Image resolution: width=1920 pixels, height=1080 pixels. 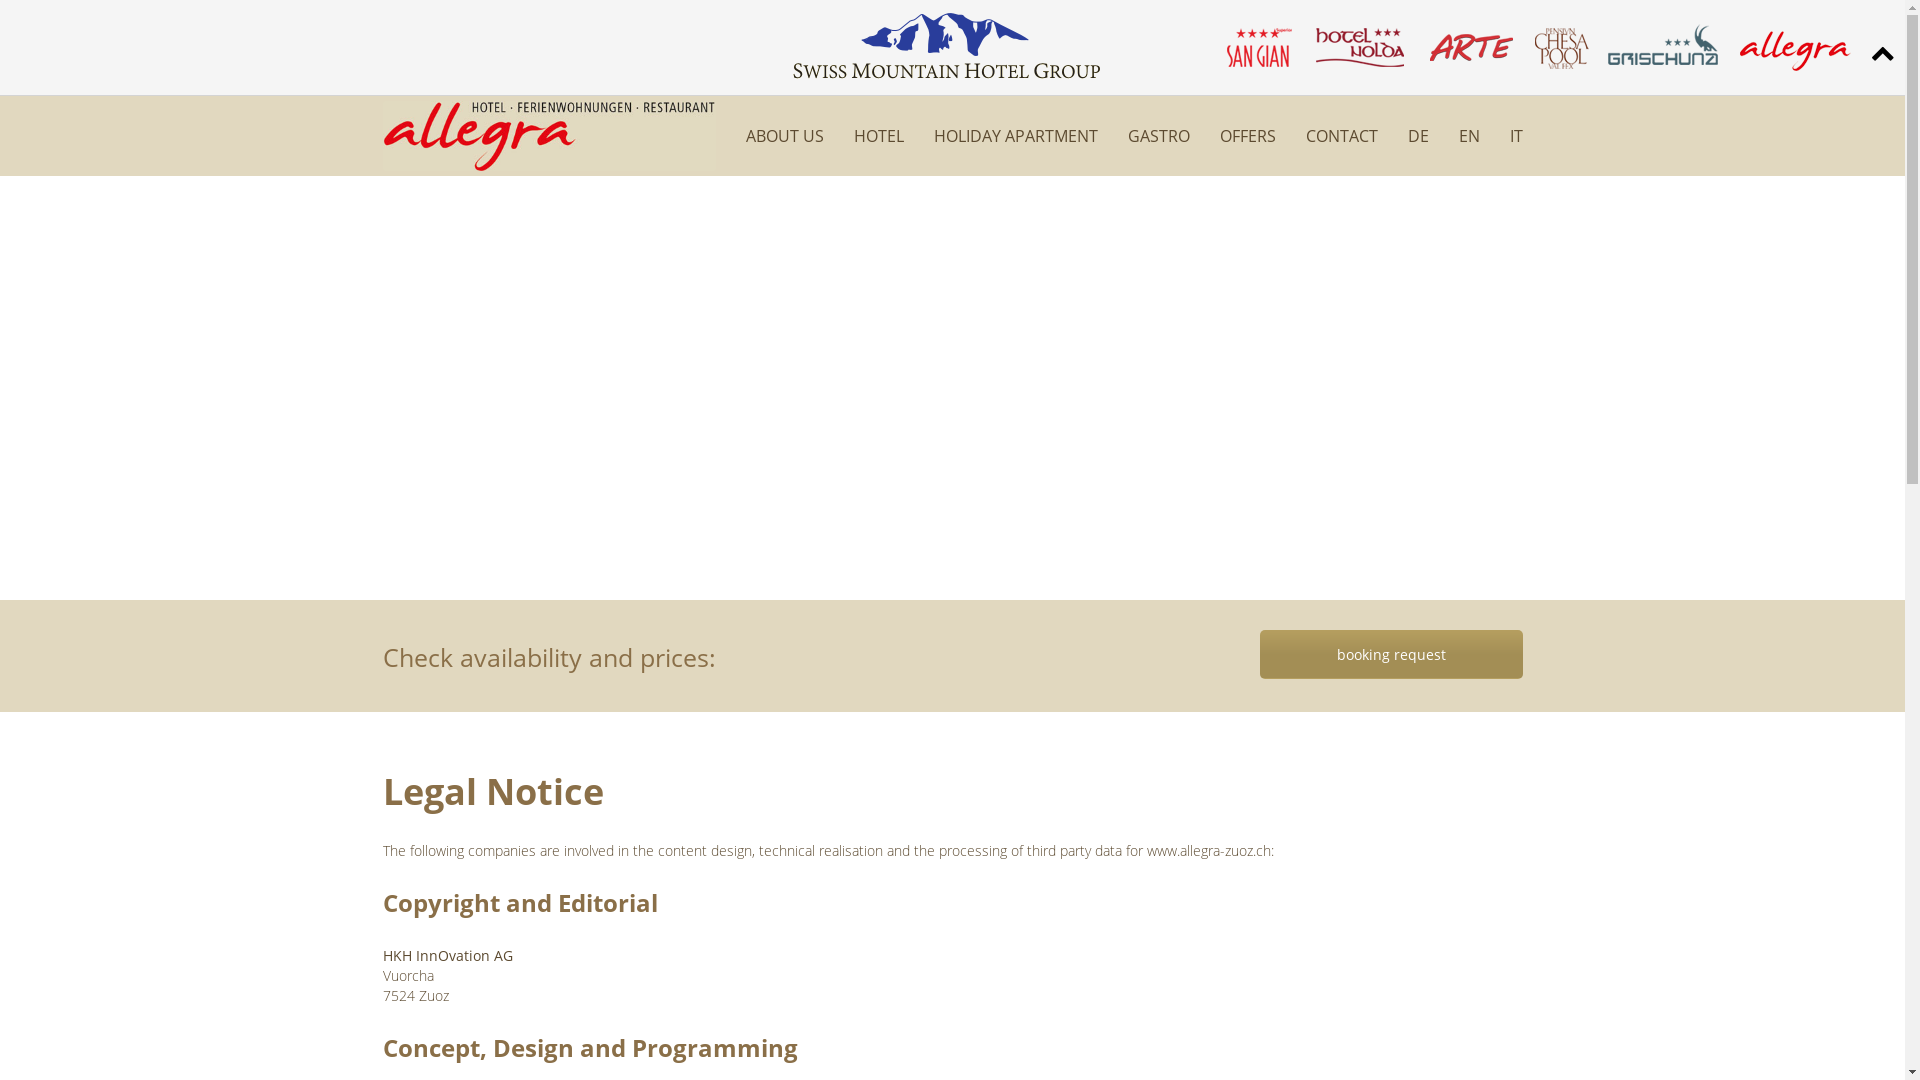 I want to click on 'CONTACT', so click(x=1342, y=135).